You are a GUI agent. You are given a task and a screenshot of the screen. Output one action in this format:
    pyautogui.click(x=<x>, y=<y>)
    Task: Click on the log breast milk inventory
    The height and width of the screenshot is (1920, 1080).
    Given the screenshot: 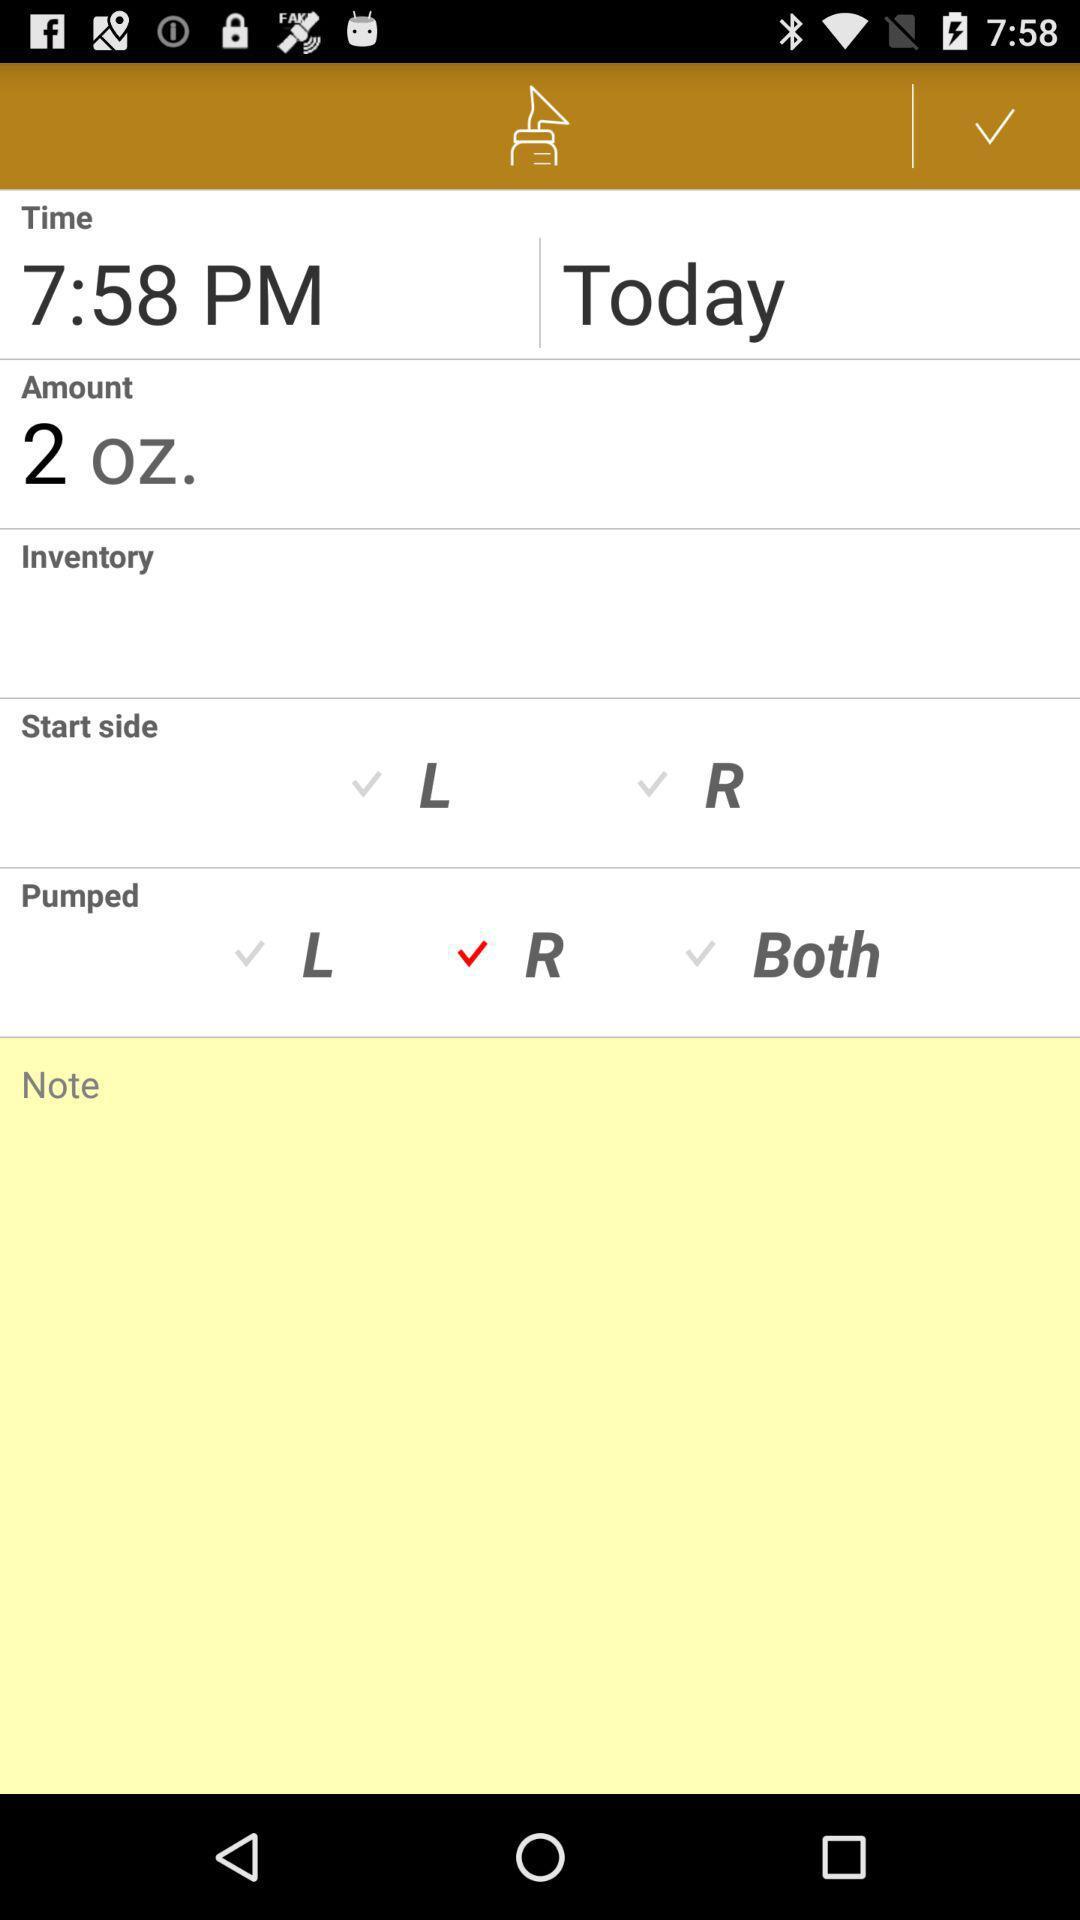 What is the action you would take?
    pyautogui.click(x=10, y=612)
    